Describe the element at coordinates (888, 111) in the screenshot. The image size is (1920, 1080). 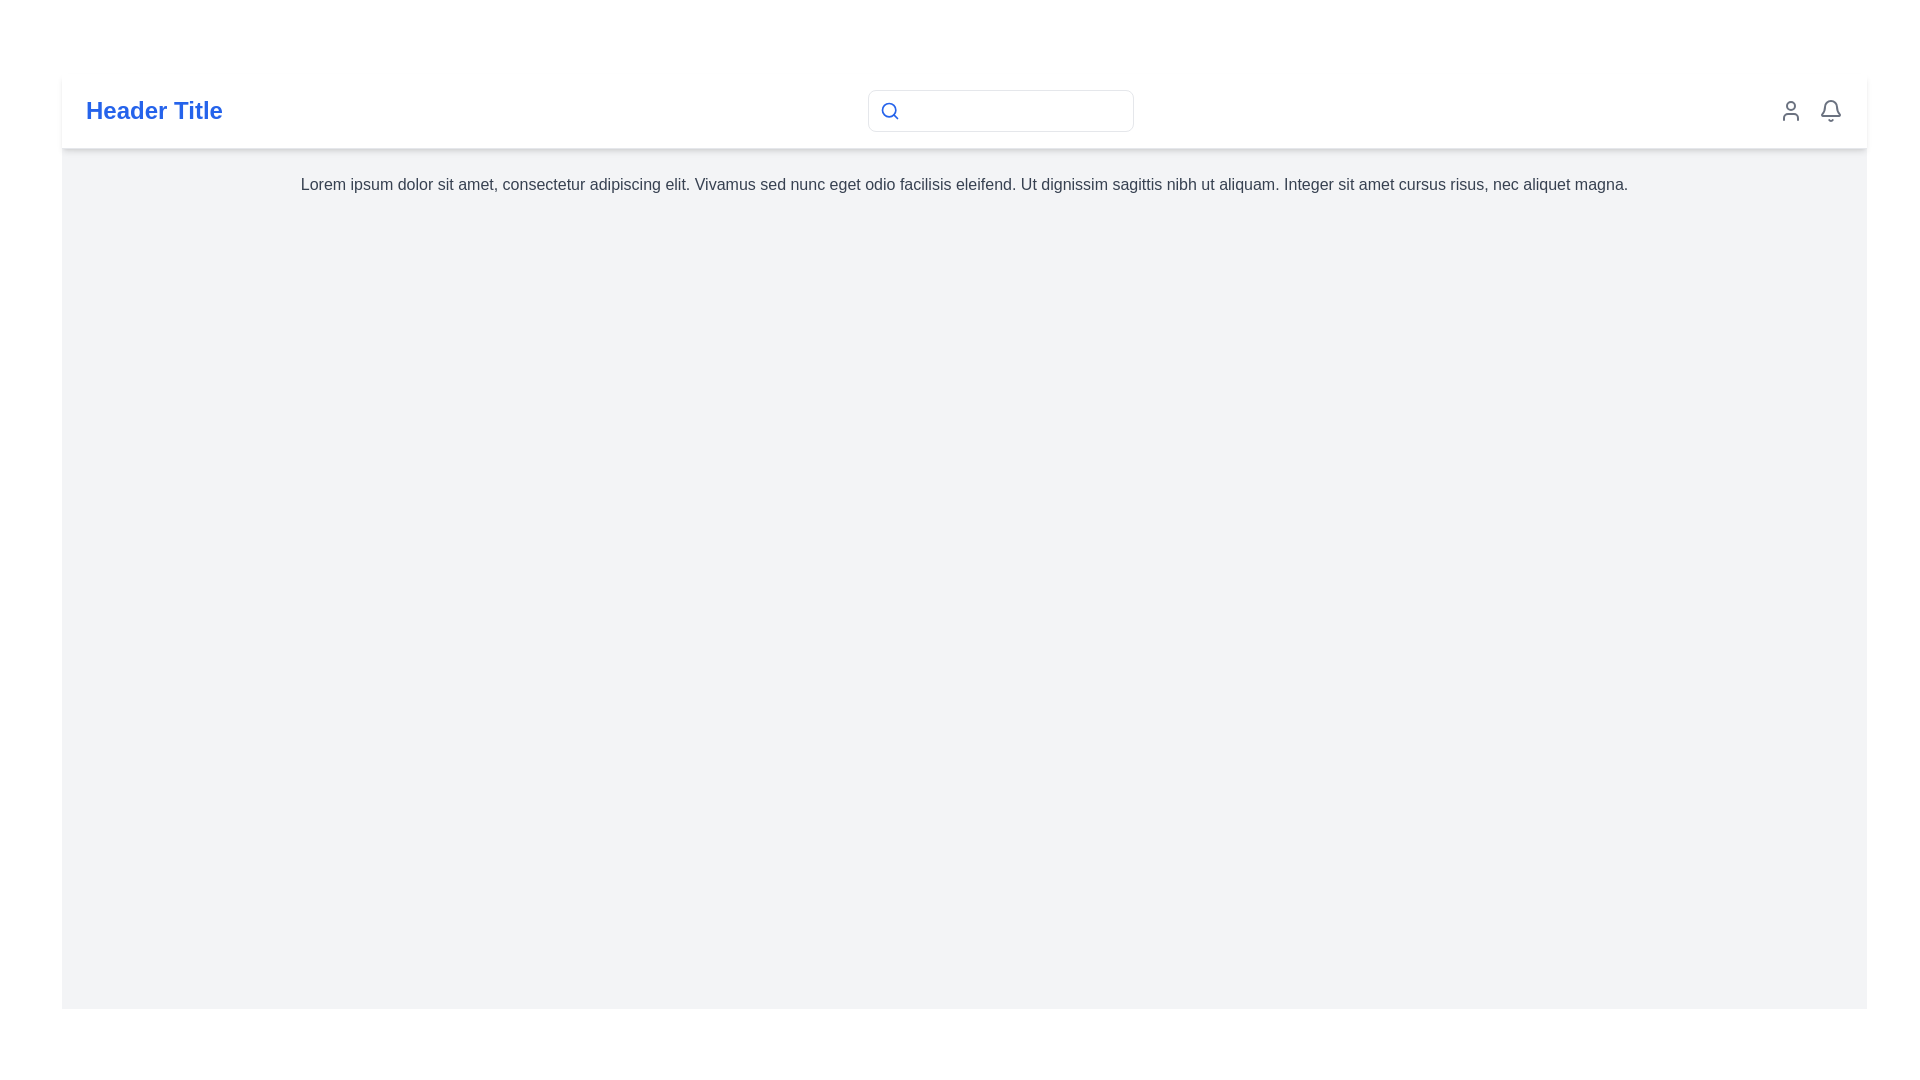
I see `the blue magnifying glass icon located on the left side of the search input field at the top center of the layout` at that location.